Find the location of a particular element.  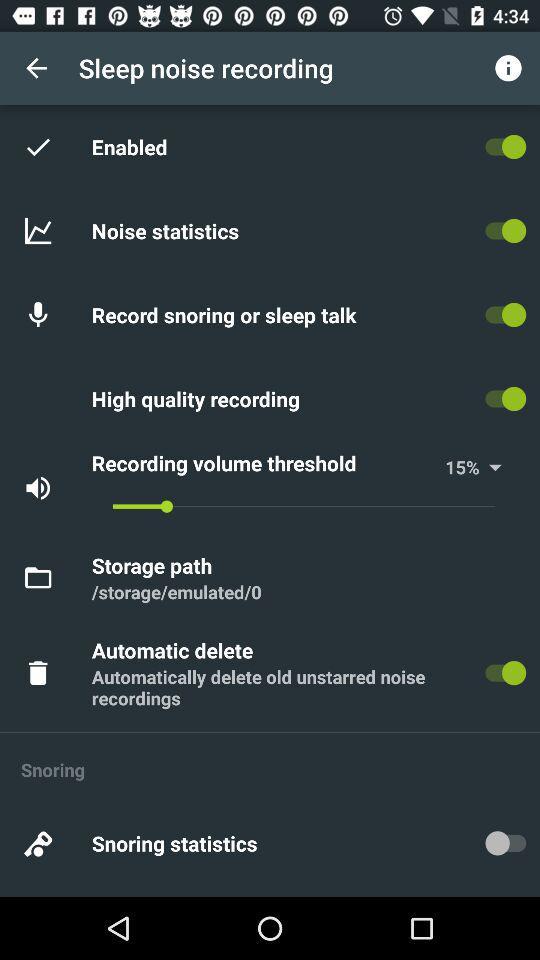

the item below record snoring or is located at coordinates (199, 397).